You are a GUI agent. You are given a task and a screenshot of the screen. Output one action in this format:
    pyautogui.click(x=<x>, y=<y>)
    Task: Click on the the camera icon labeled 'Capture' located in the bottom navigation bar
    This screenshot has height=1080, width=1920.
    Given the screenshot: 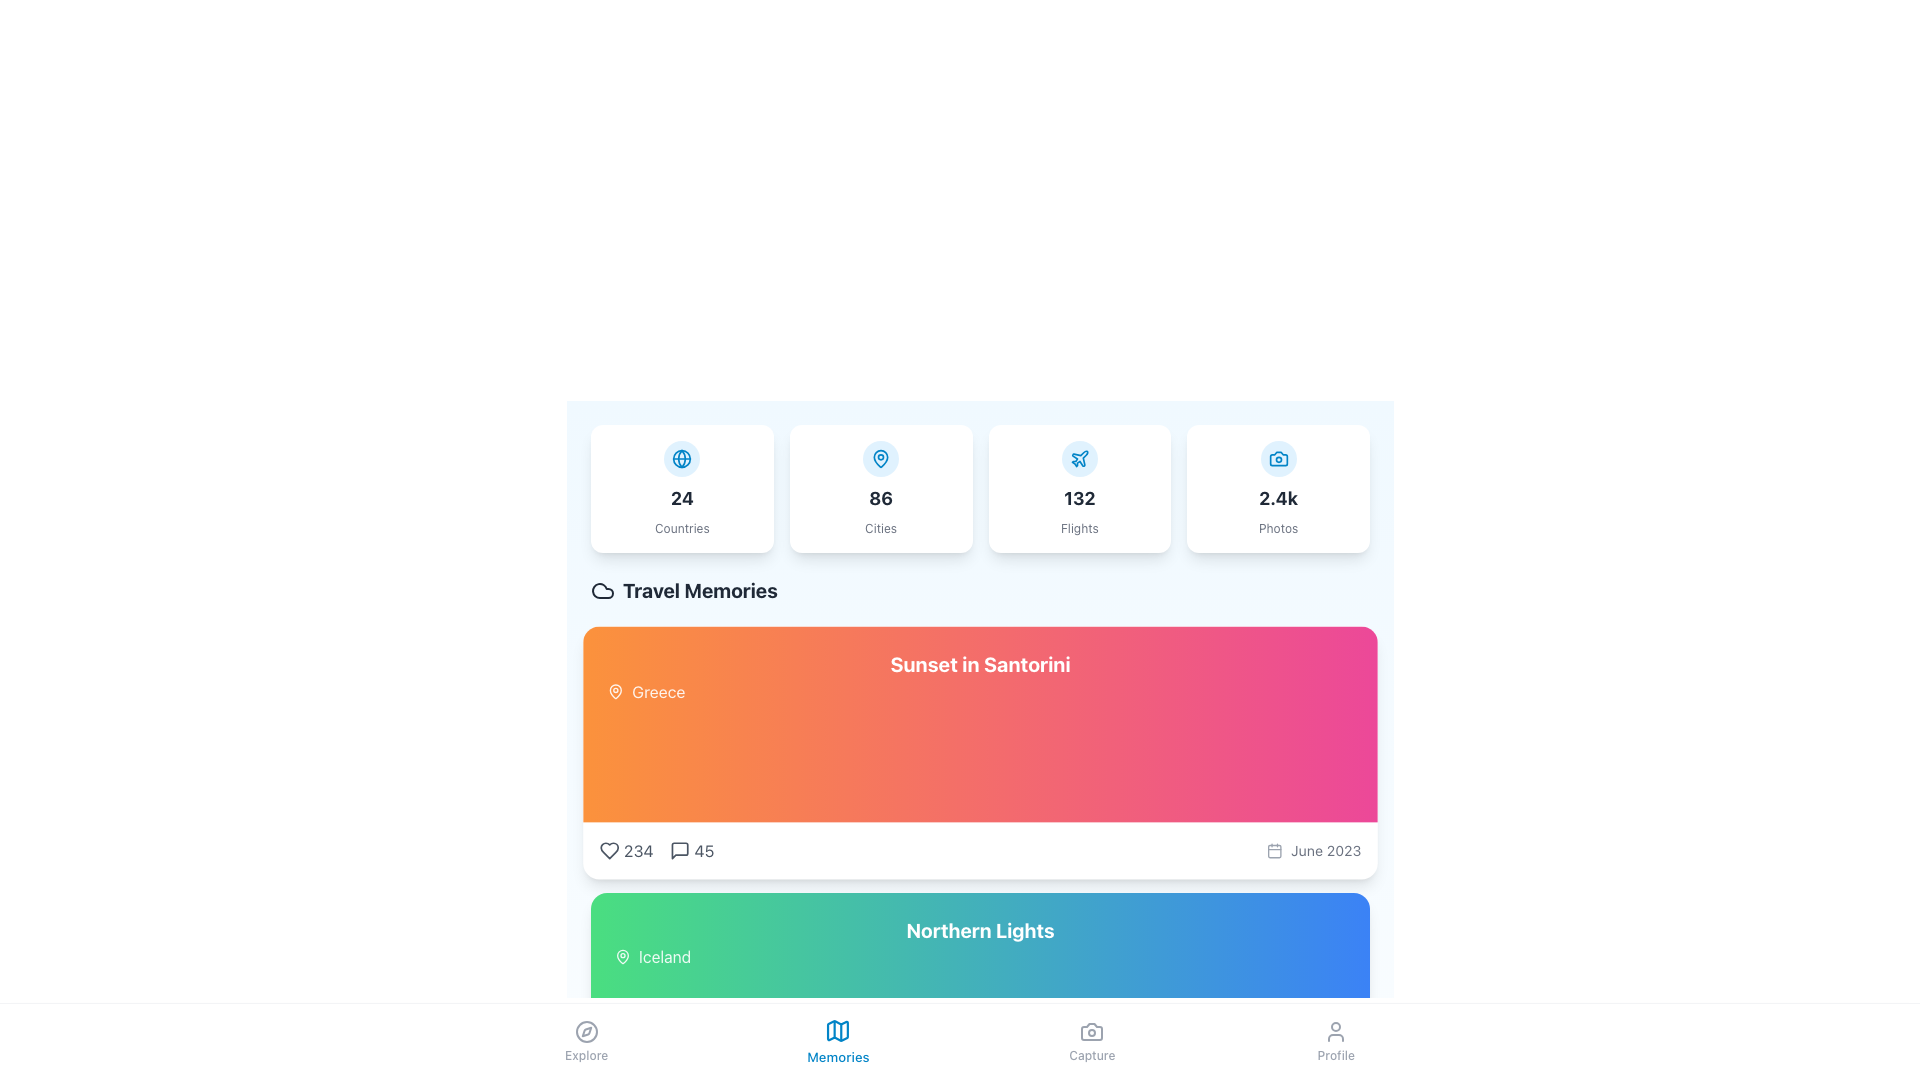 What is the action you would take?
    pyautogui.click(x=1091, y=1032)
    